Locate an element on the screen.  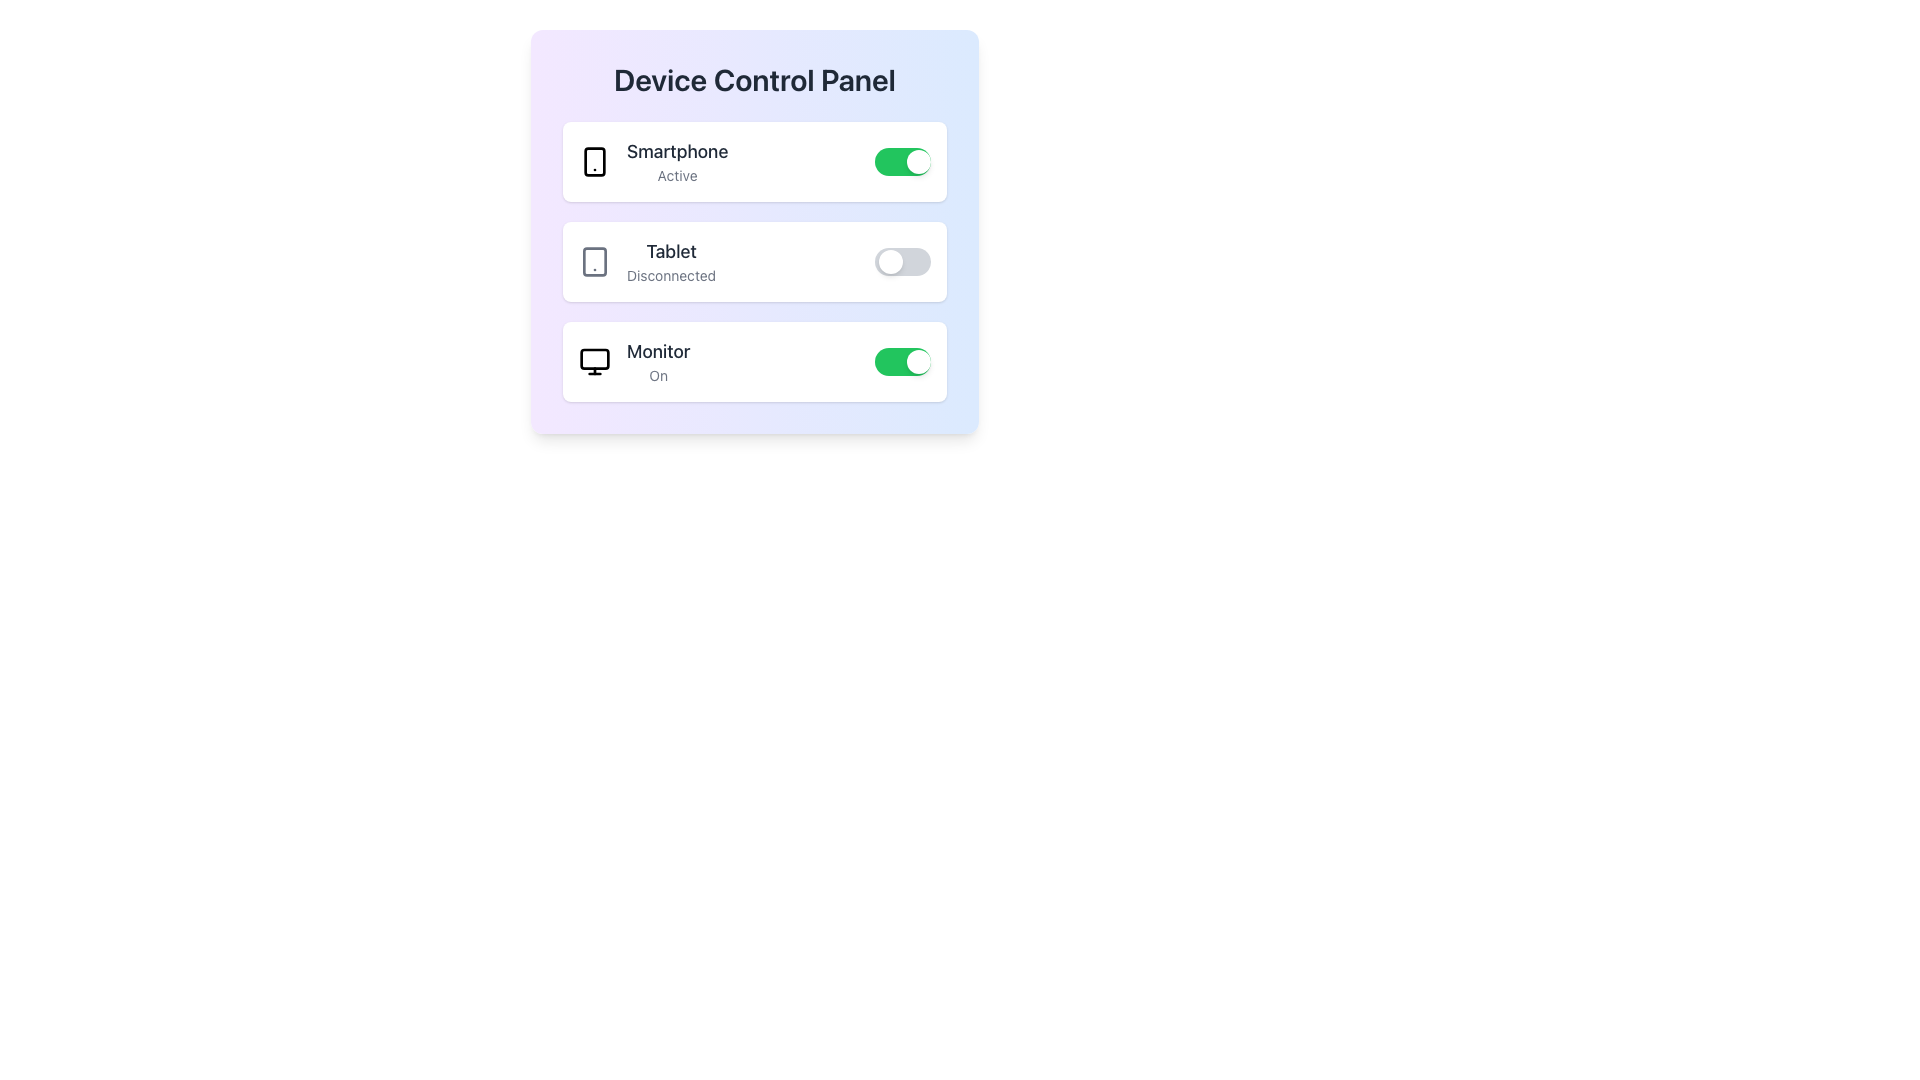
the interactive knob located at the far right of the green toggle switch within the 'Monitor' control row is located at coordinates (917, 362).